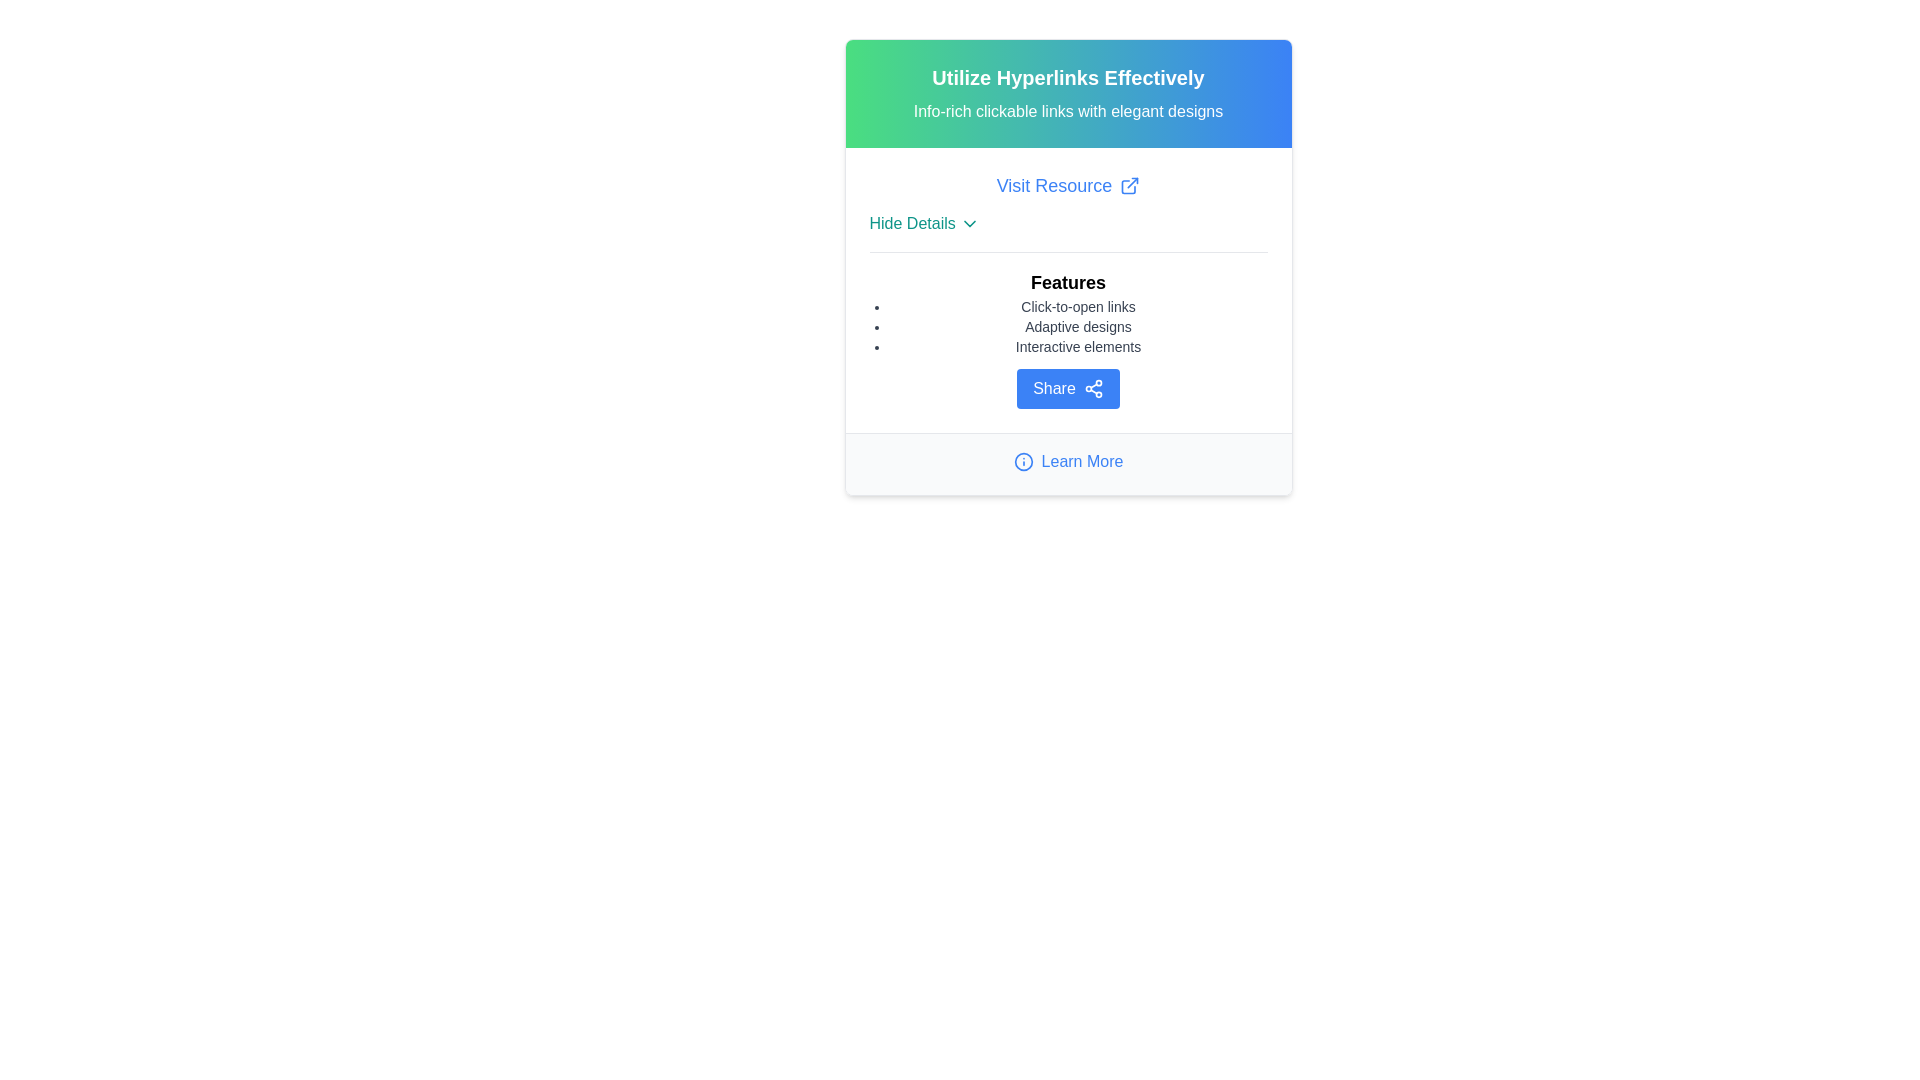 The height and width of the screenshot is (1080, 1920). Describe the element at coordinates (923, 223) in the screenshot. I see `the Toggle Button with Text and Icon located below the 'Visit Resource' link` at that location.